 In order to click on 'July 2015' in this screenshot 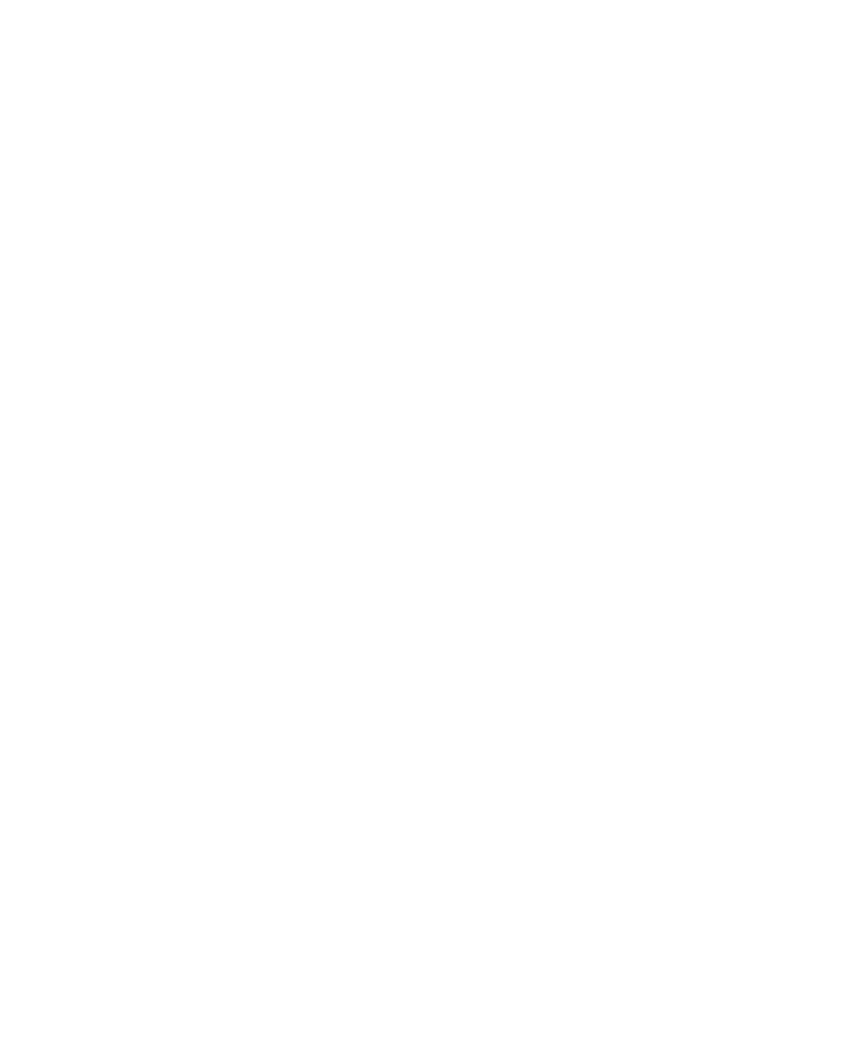, I will do `click(121, 709)`.